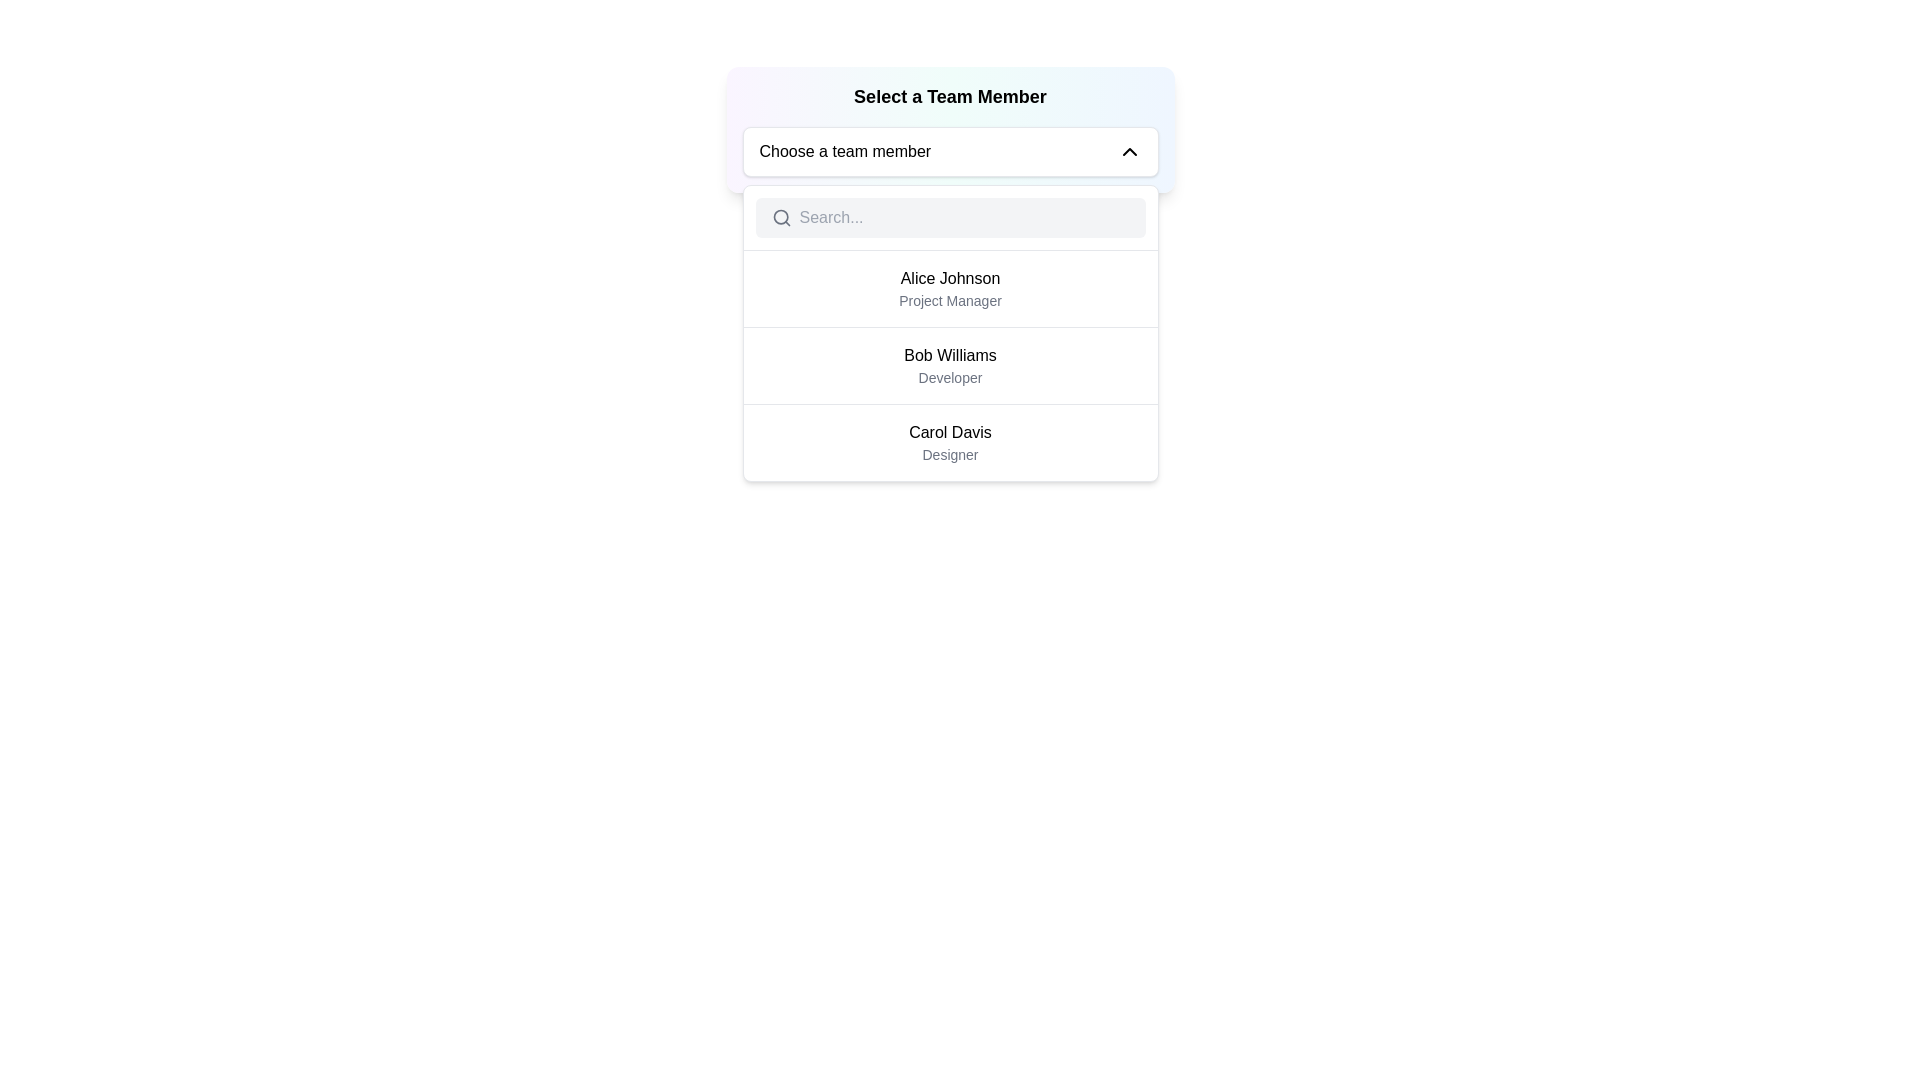 Image resolution: width=1920 pixels, height=1080 pixels. What do you see at coordinates (949, 289) in the screenshot?
I see `the first selectable team member entry in the dropdown list under 'Select a Team Member'` at bounding box center [949, 289].